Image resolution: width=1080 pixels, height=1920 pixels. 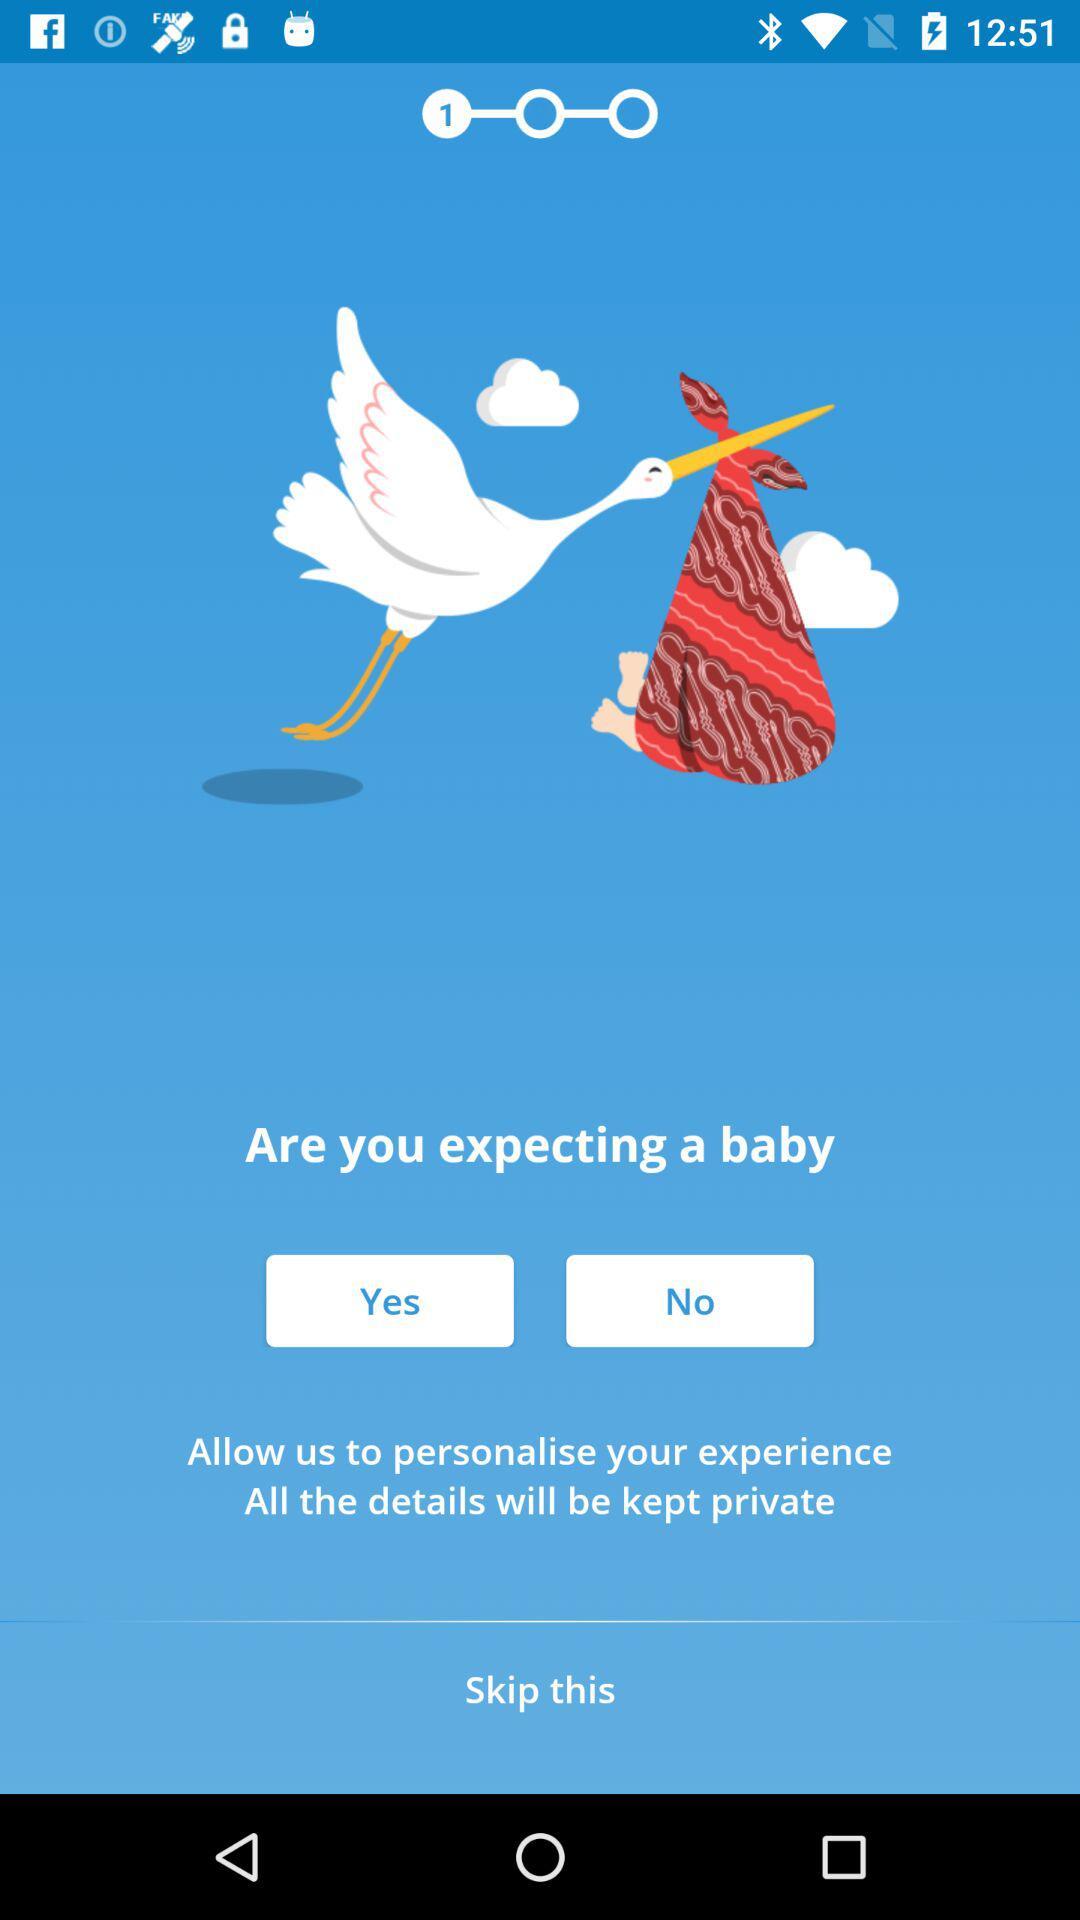 I want to click on icon to the left of no item, so click(x=389, y=1300).